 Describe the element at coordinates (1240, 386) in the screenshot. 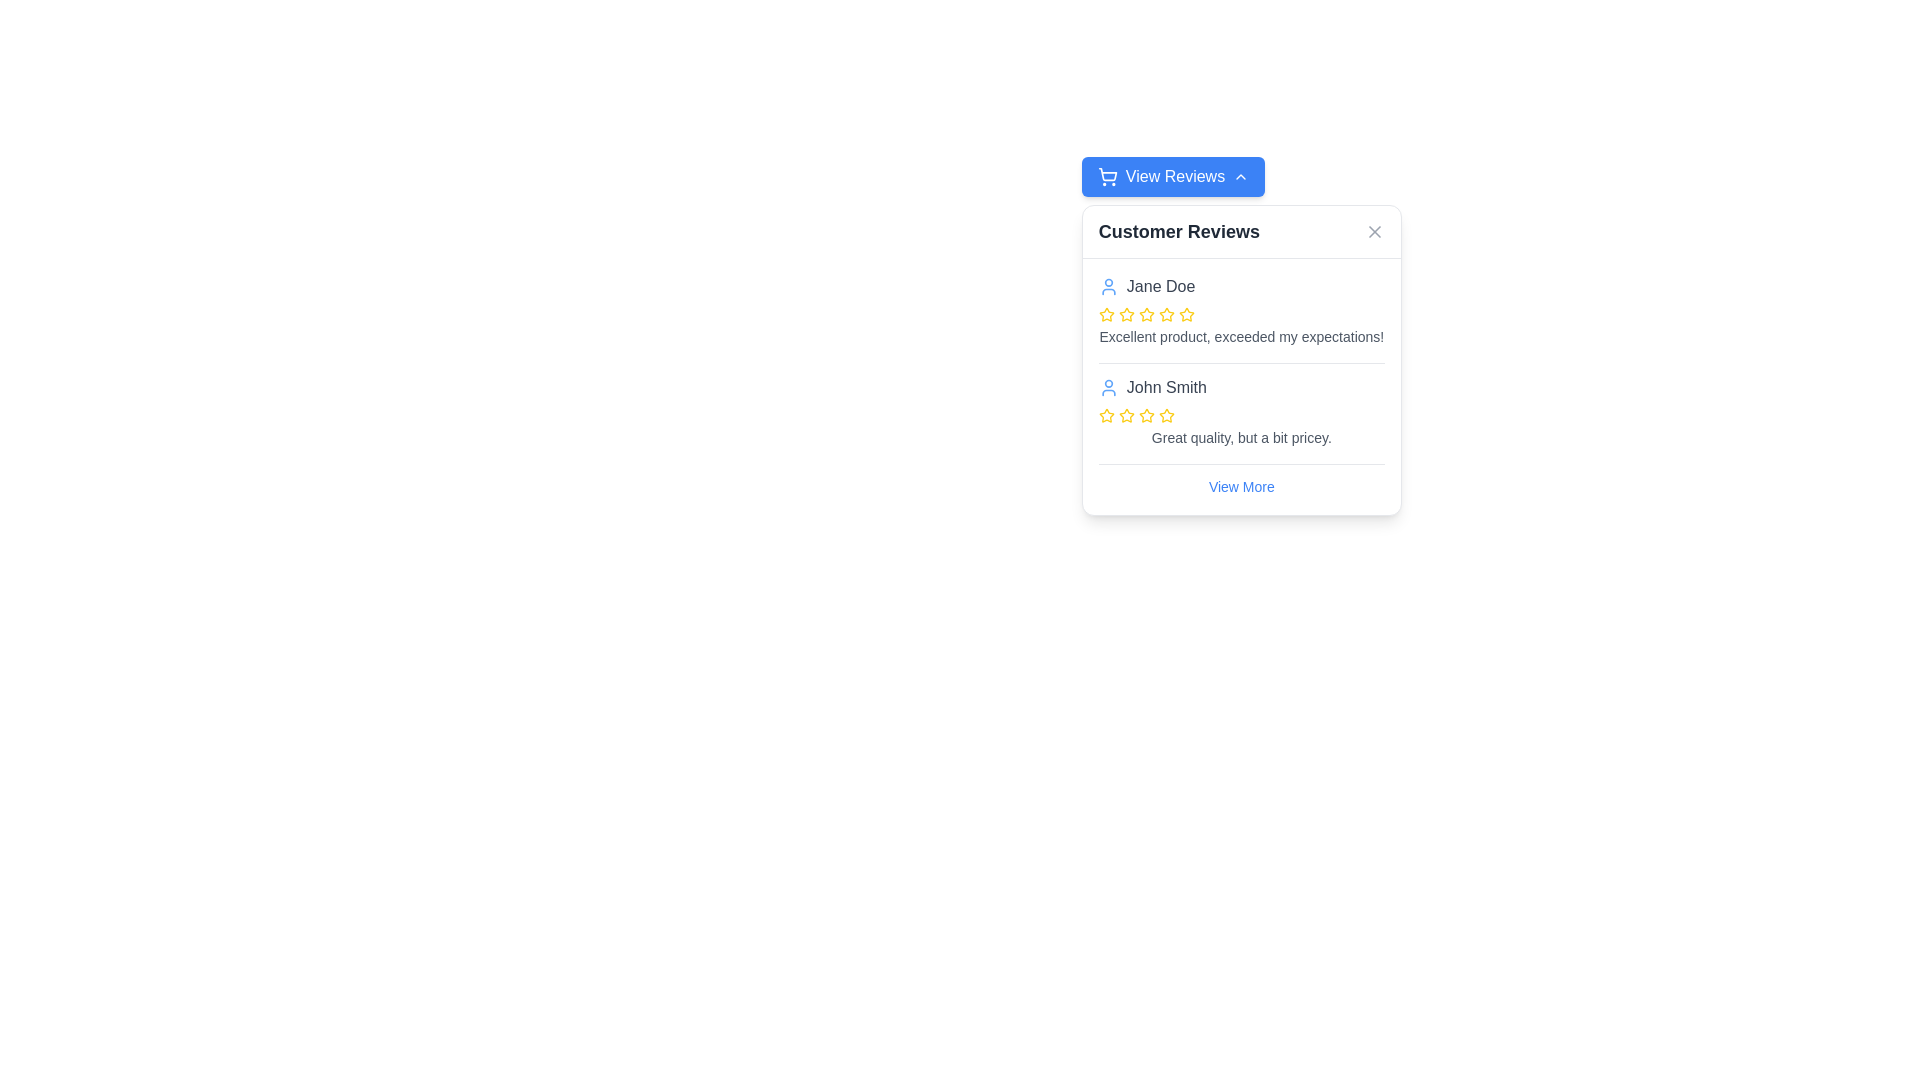

I see `the user reviews in the Review List, which includes ratings and comments from users such as 'Jane Doe' and 'John Smith'` at that location.